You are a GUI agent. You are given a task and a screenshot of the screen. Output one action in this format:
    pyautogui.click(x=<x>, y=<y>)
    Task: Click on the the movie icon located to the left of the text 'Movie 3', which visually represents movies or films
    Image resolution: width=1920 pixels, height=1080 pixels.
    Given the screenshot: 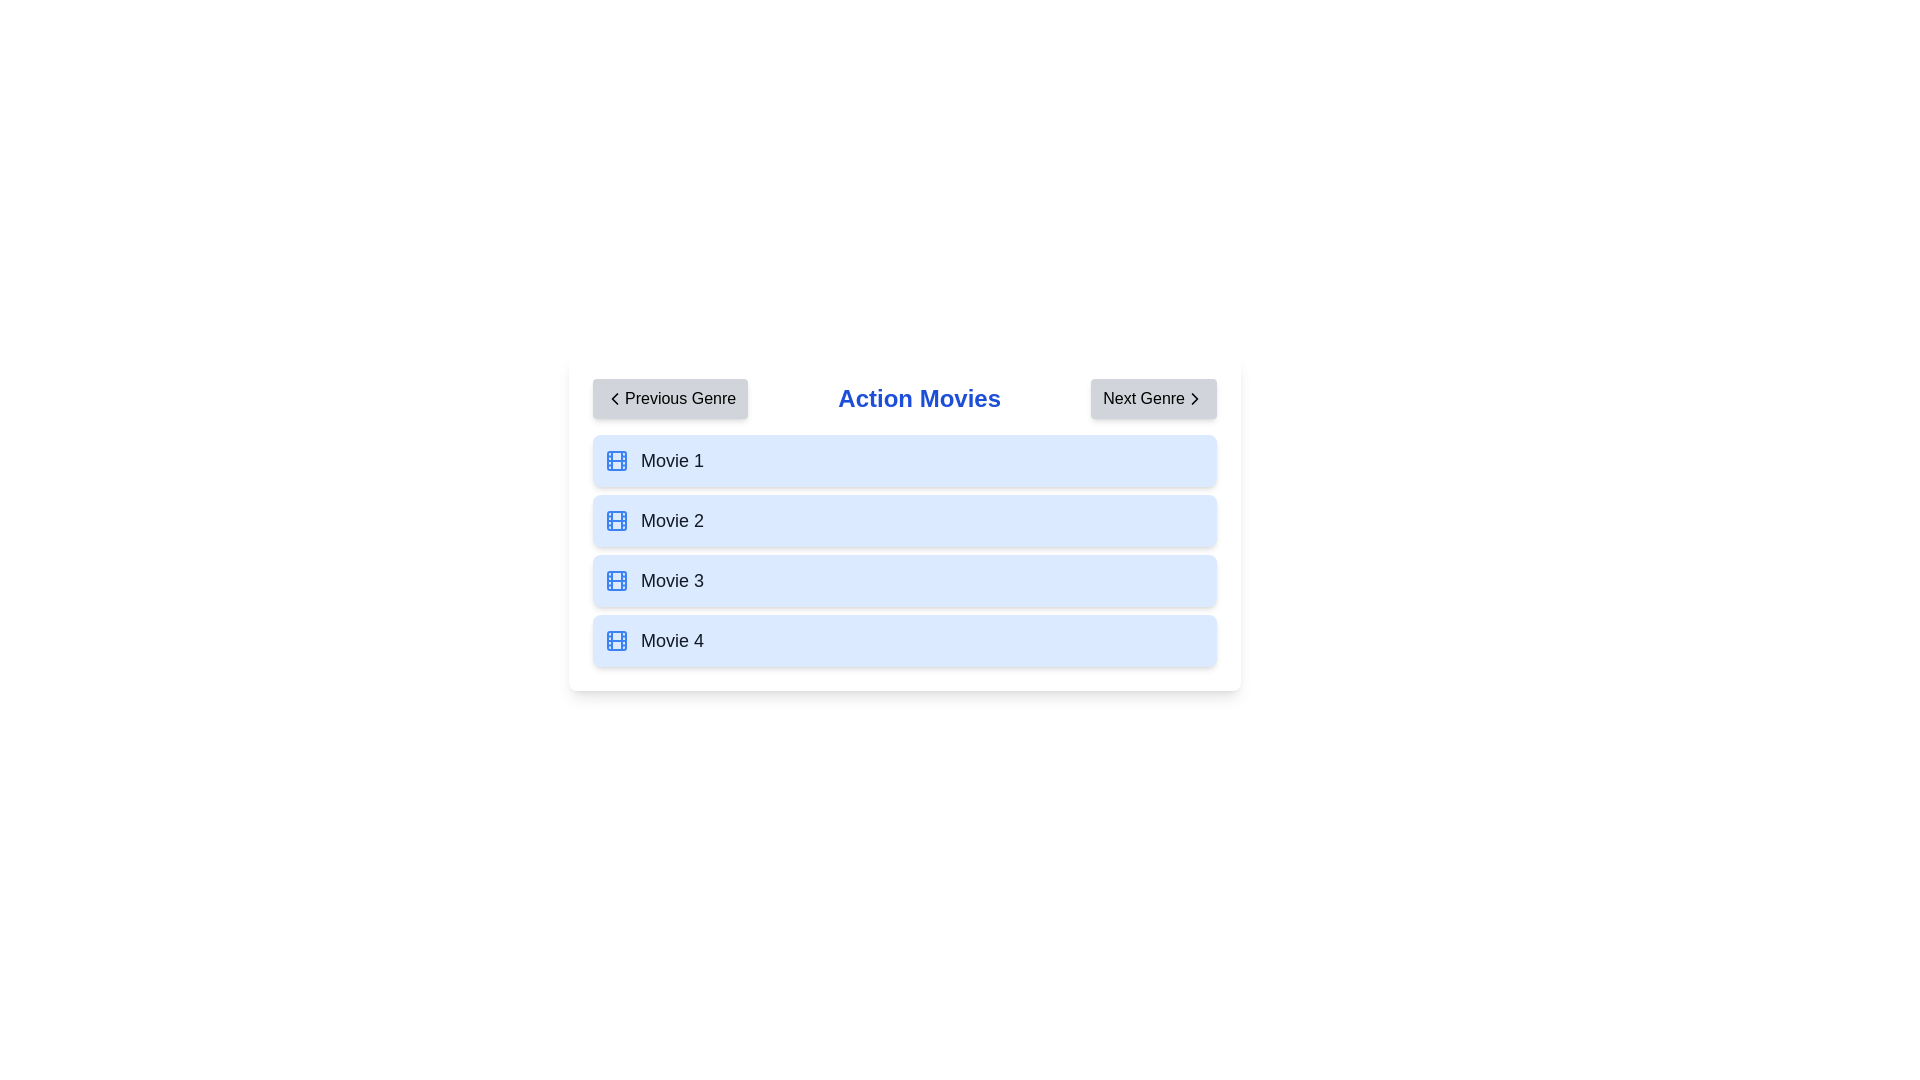 What is the action you would take?
    pyautogui.click(x=616, y=581)
    